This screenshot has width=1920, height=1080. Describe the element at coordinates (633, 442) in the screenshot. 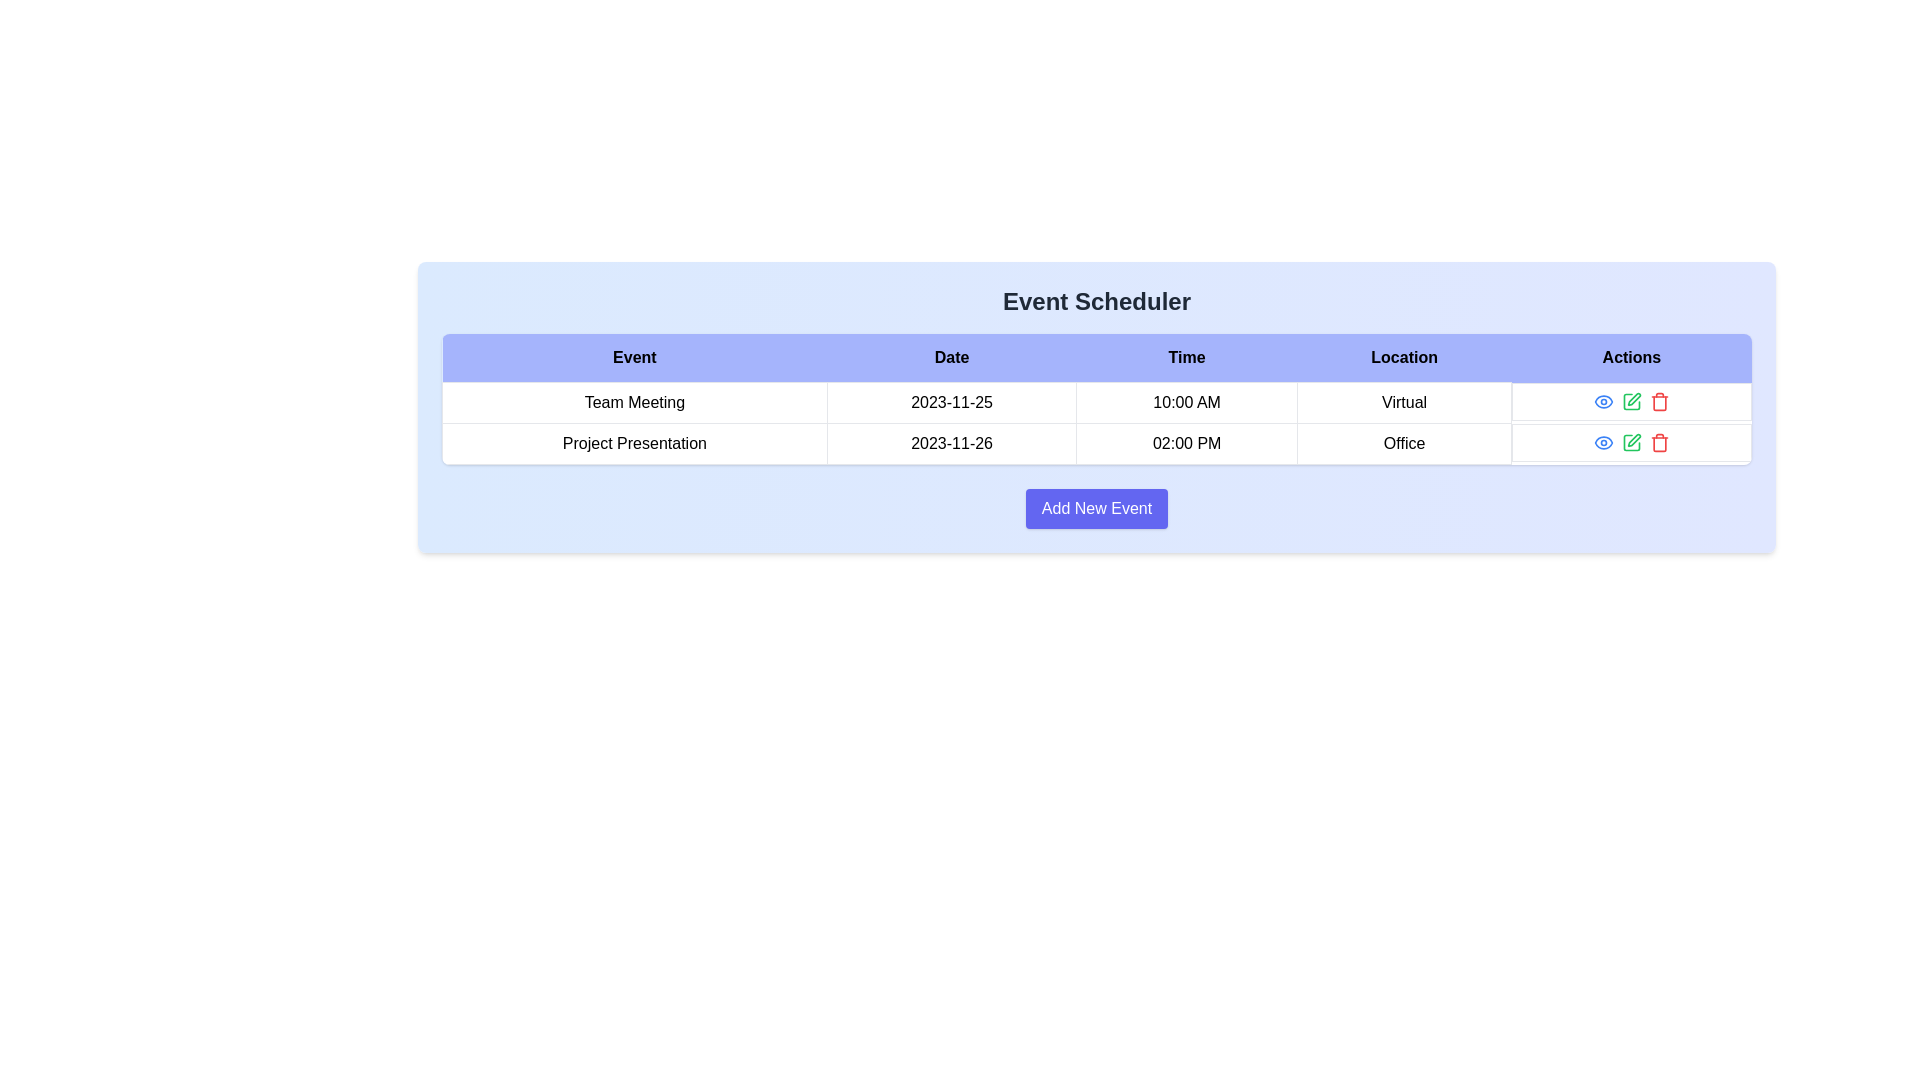

I see `the Label/Text display for the event in the first column of the second row under the 'Event' section of the Event Scheduler` at that location.